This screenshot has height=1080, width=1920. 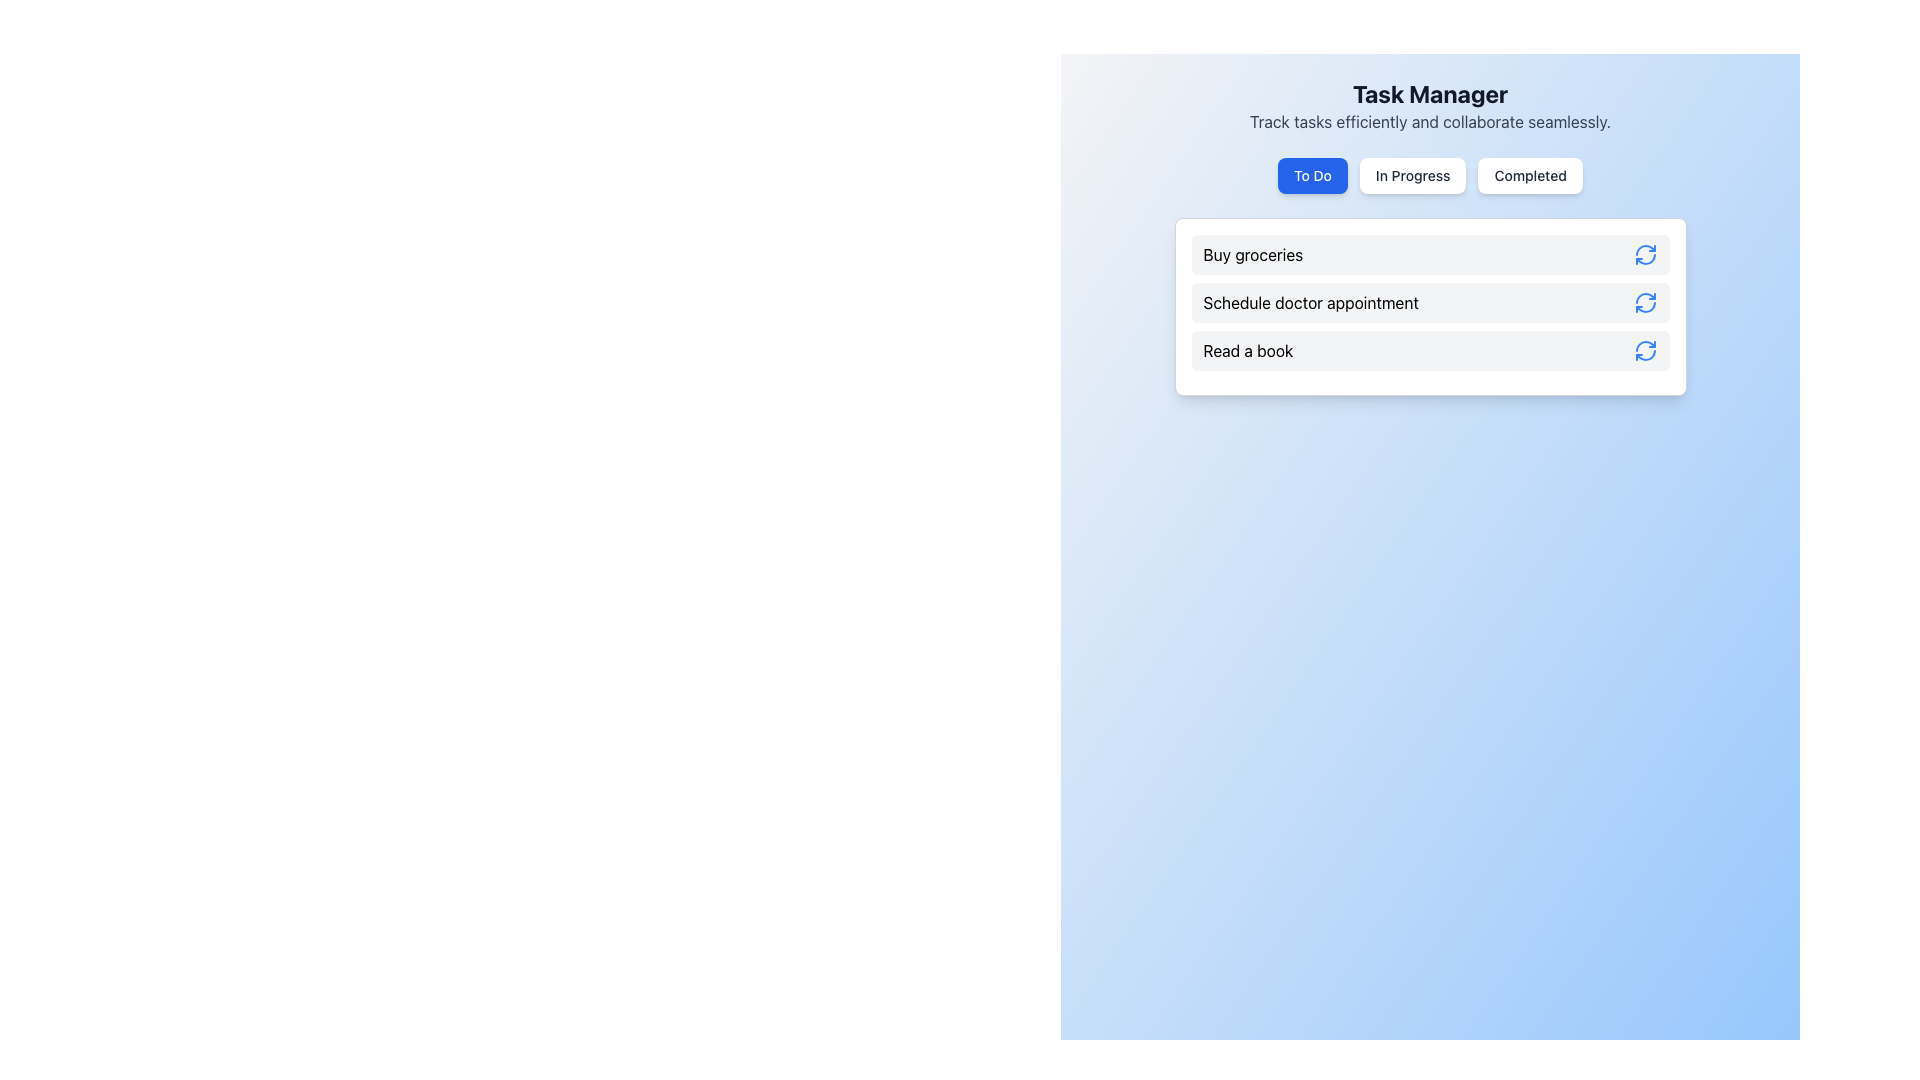 What do you see at coordinates (1429, 303) in the screenshot?
I see `the horizontal button-like component labeled 'Schedule doctor appointment'` at bounding box center [1429, 303].